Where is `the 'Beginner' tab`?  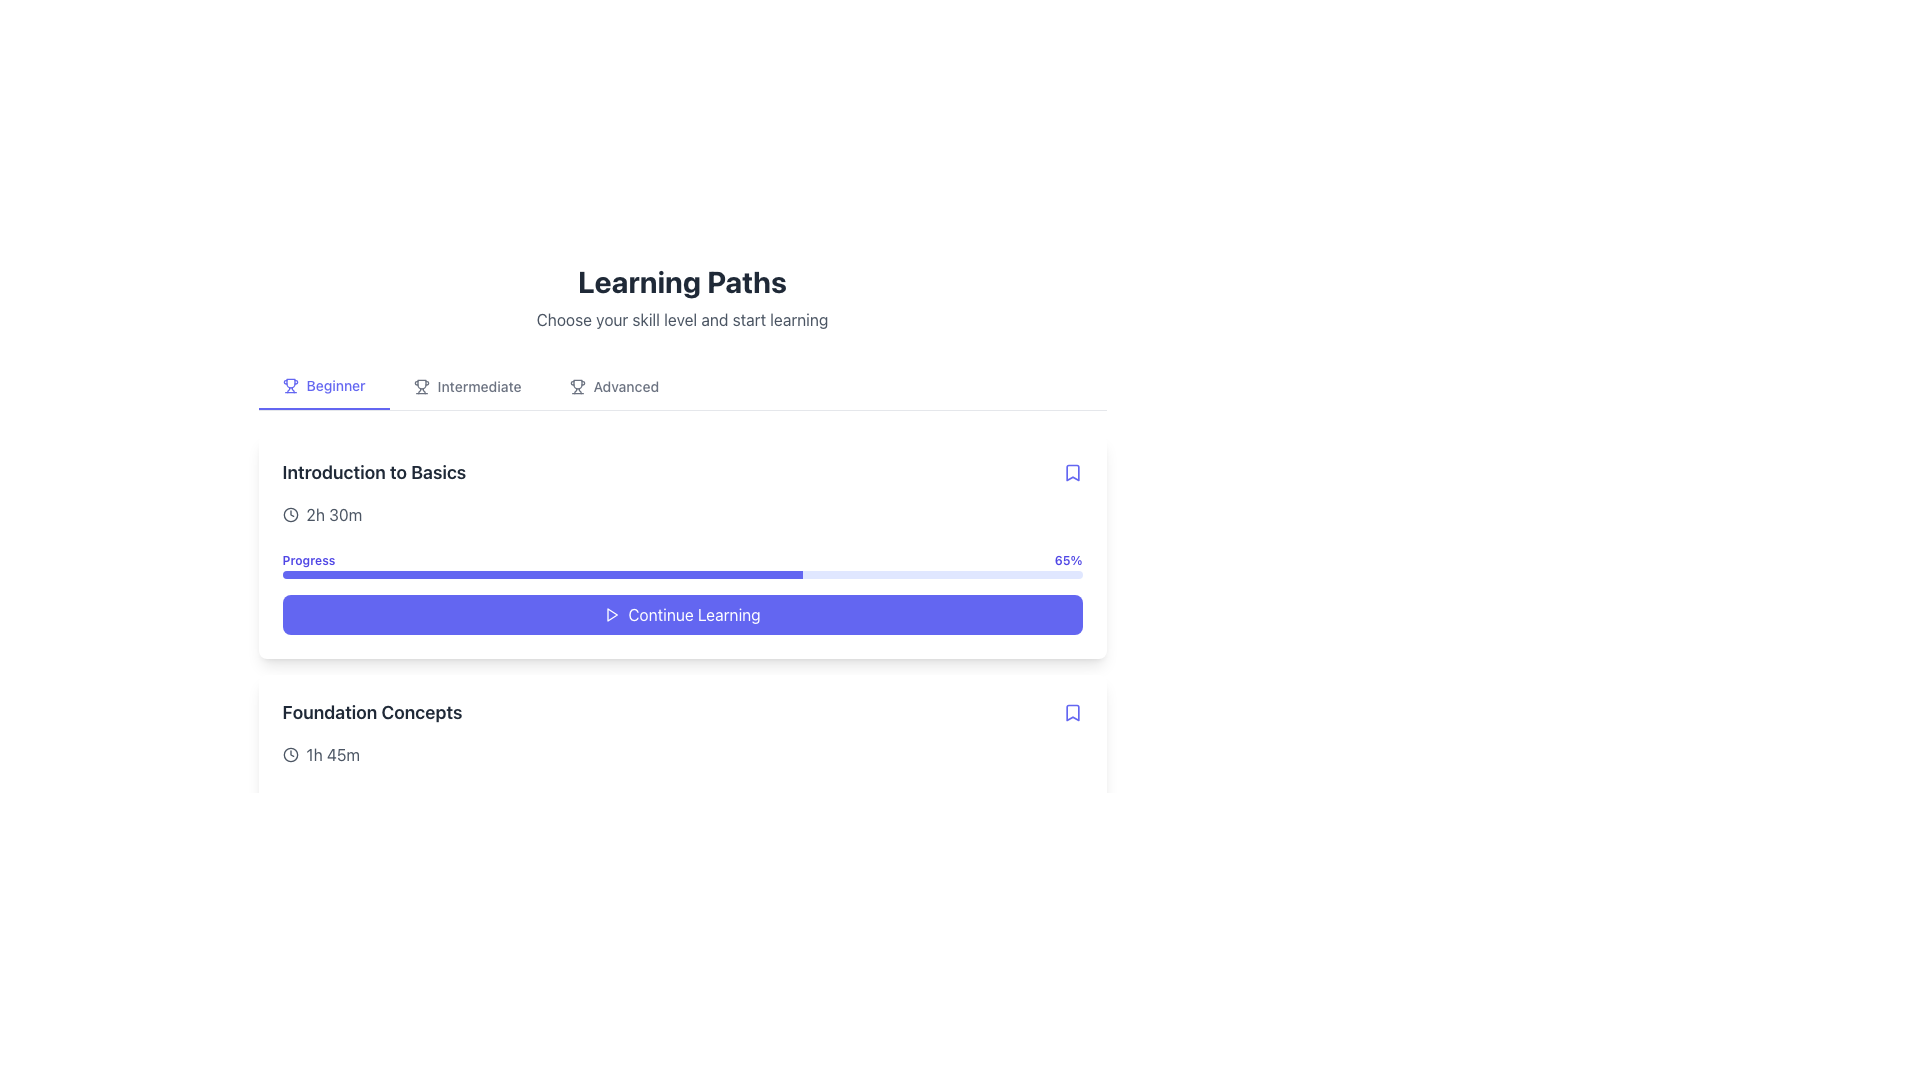
the 'Beginner' tab is located at coordinates (324, 386).